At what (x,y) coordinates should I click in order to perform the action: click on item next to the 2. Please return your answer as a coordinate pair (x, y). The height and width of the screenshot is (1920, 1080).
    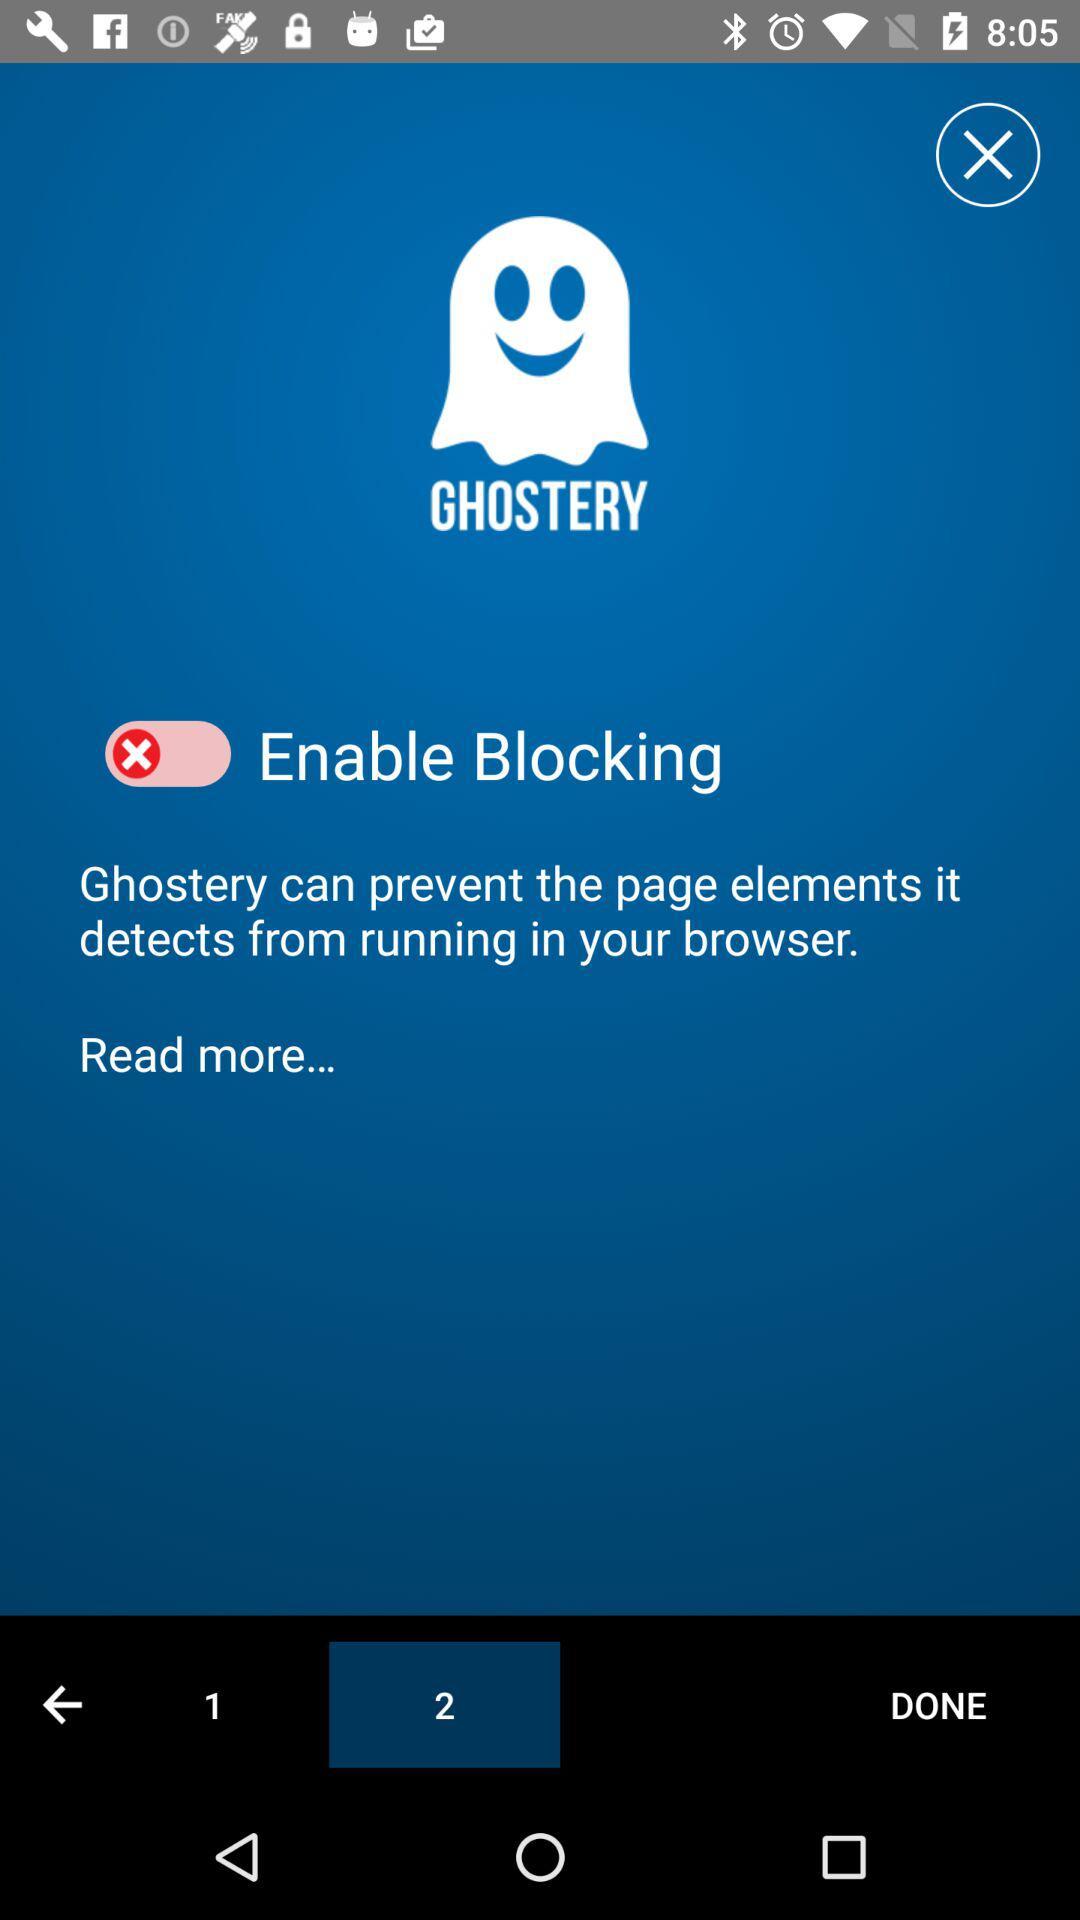
    Looking at the image, I should click on (938, 1703).